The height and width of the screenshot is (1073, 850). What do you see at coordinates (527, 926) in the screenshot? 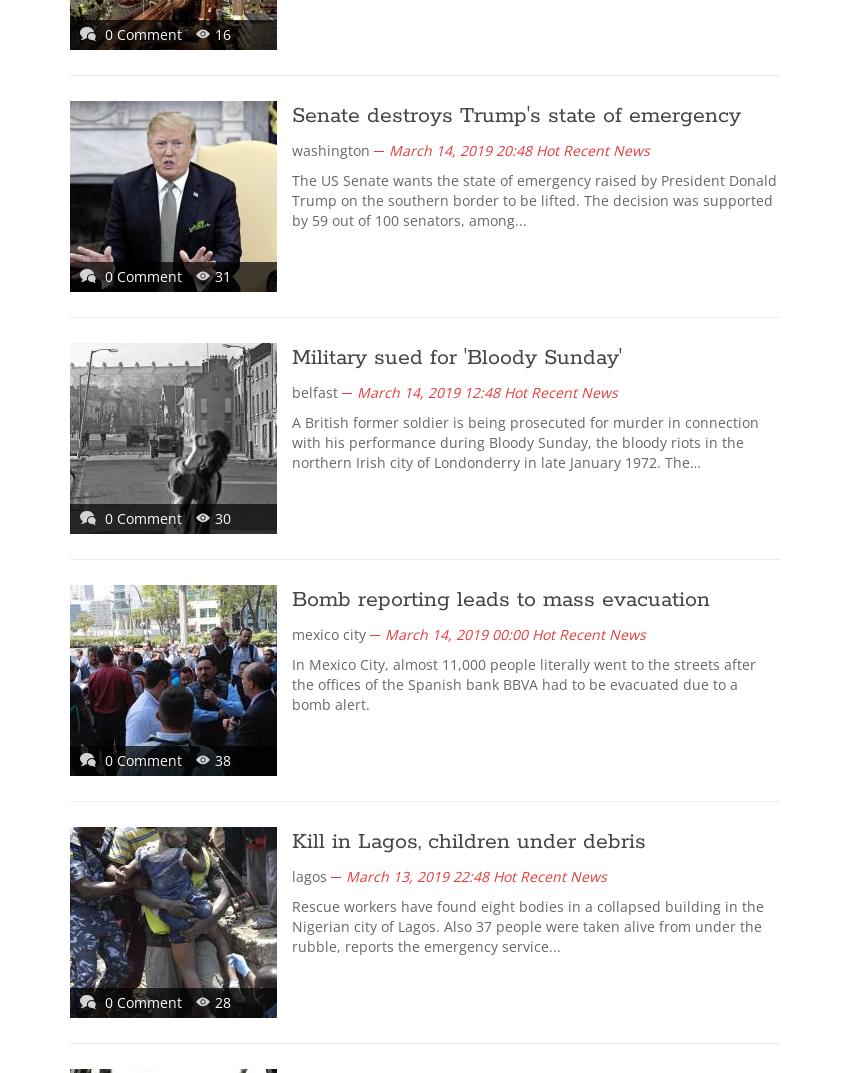
I see `'Rescue workers have found eight bodies in a collapsed building in the Nigerian city of Lagos. Also 37 people were taken alive from under the rubble, reports the emergency service...'` at bounding box center [527, 926].